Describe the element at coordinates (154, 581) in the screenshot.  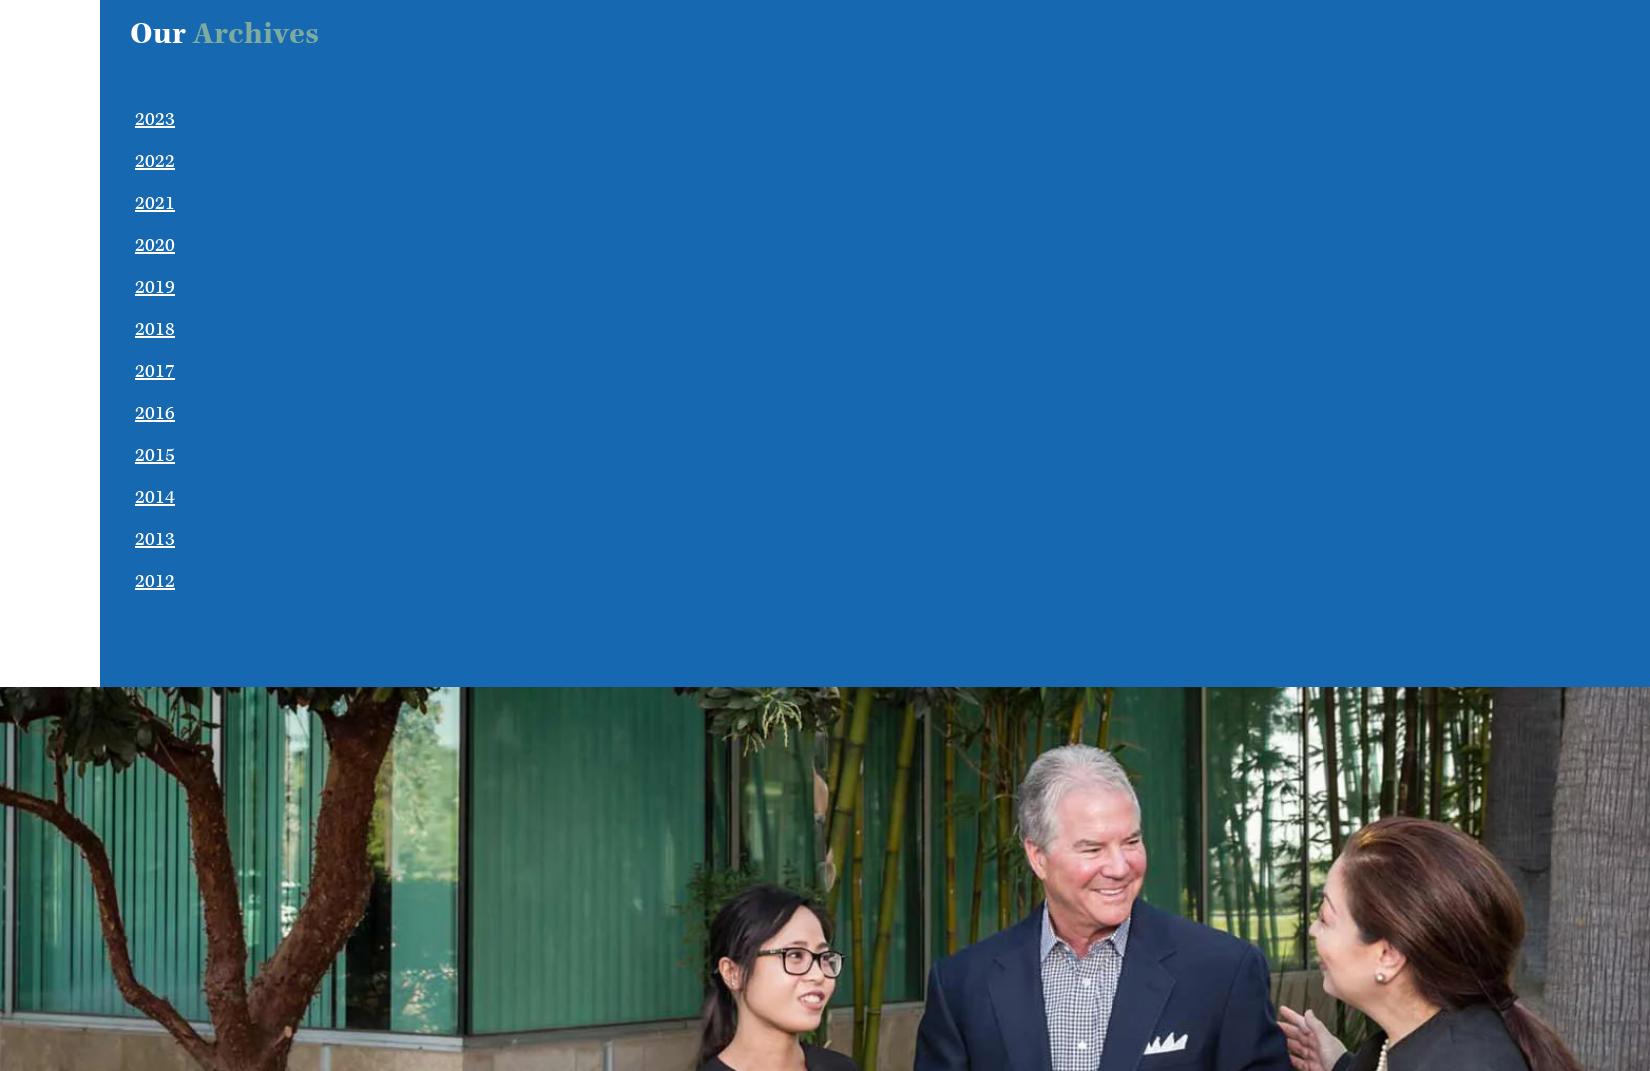
I see `'2012'` at that location.